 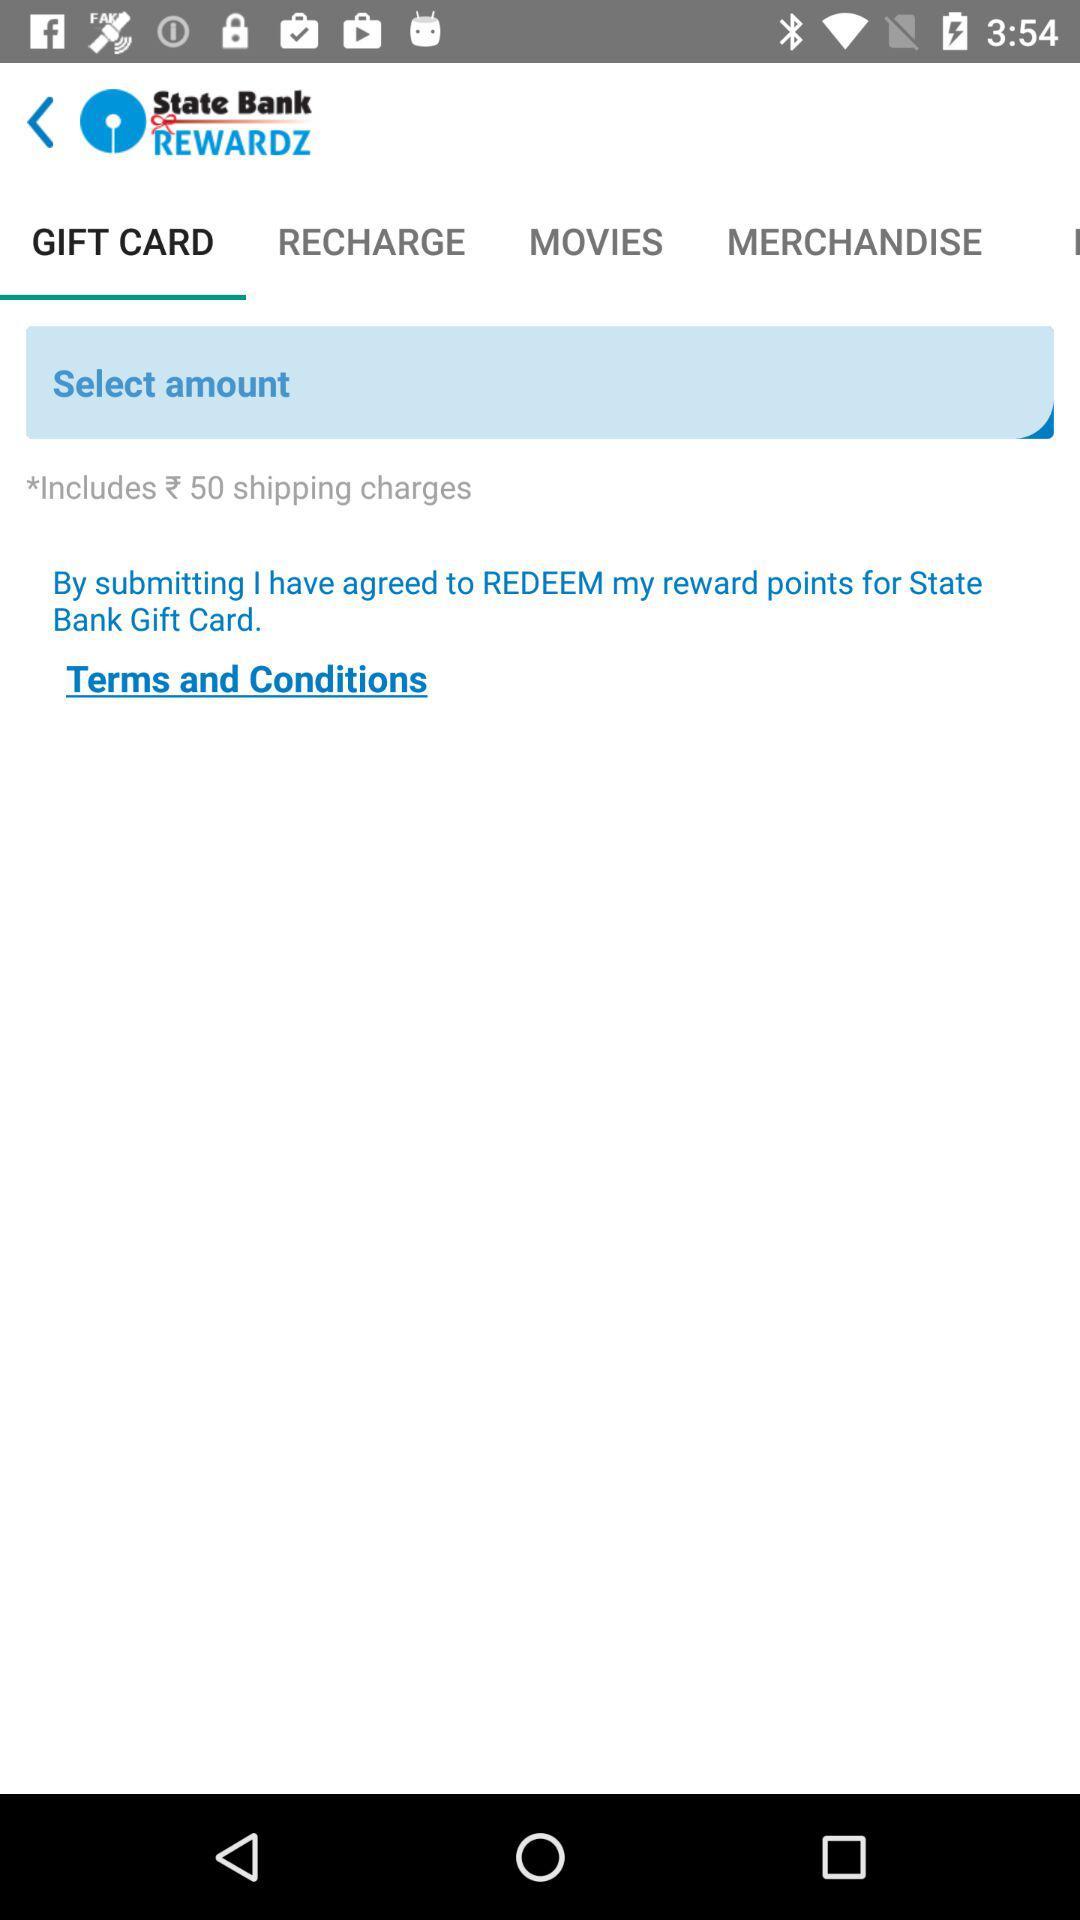 I want to click on the arrow which is left to the state bank logo, so click(x=40, y=120).